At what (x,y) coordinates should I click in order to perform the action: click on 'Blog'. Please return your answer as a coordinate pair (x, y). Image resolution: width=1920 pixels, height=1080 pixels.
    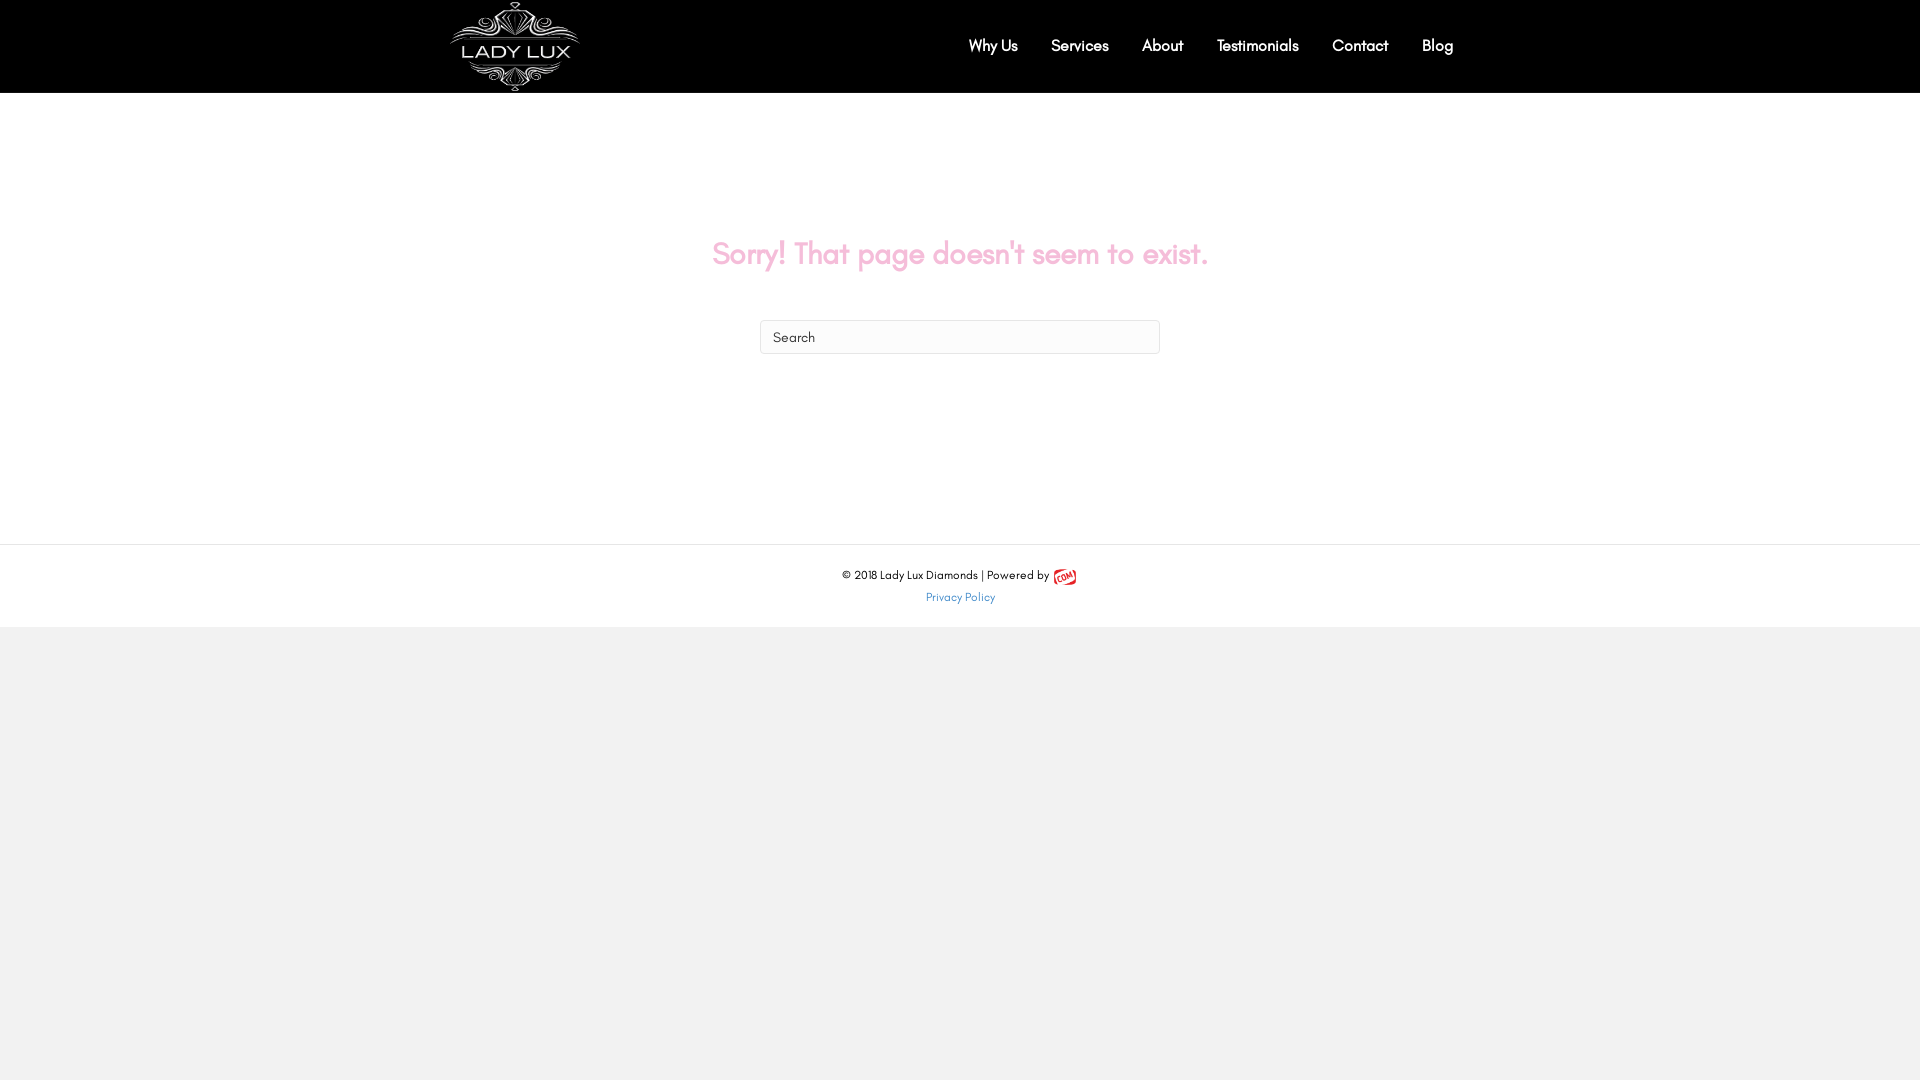
    Looking at the image, I should click on (1436, 45).